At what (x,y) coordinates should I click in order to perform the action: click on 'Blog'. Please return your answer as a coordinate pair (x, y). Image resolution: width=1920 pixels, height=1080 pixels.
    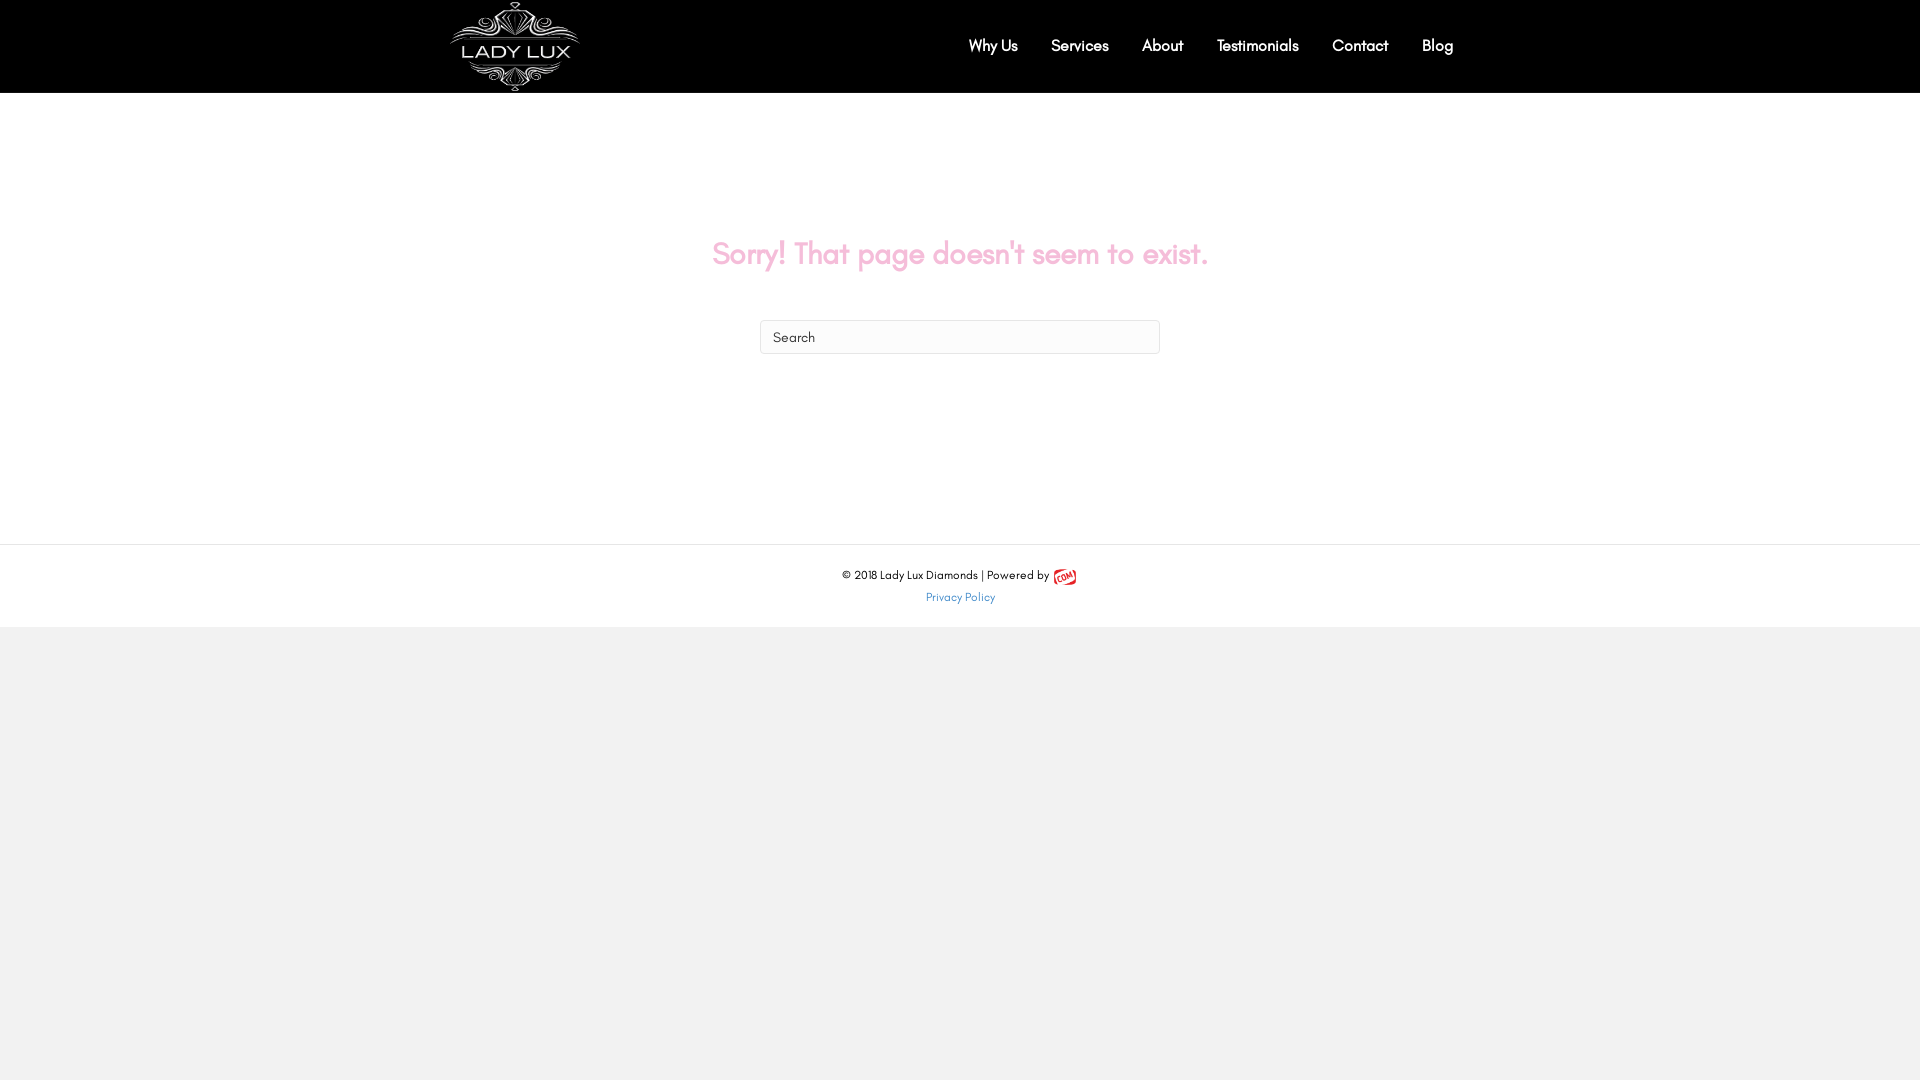
    Looking at the image, I should click on (1436, 45).